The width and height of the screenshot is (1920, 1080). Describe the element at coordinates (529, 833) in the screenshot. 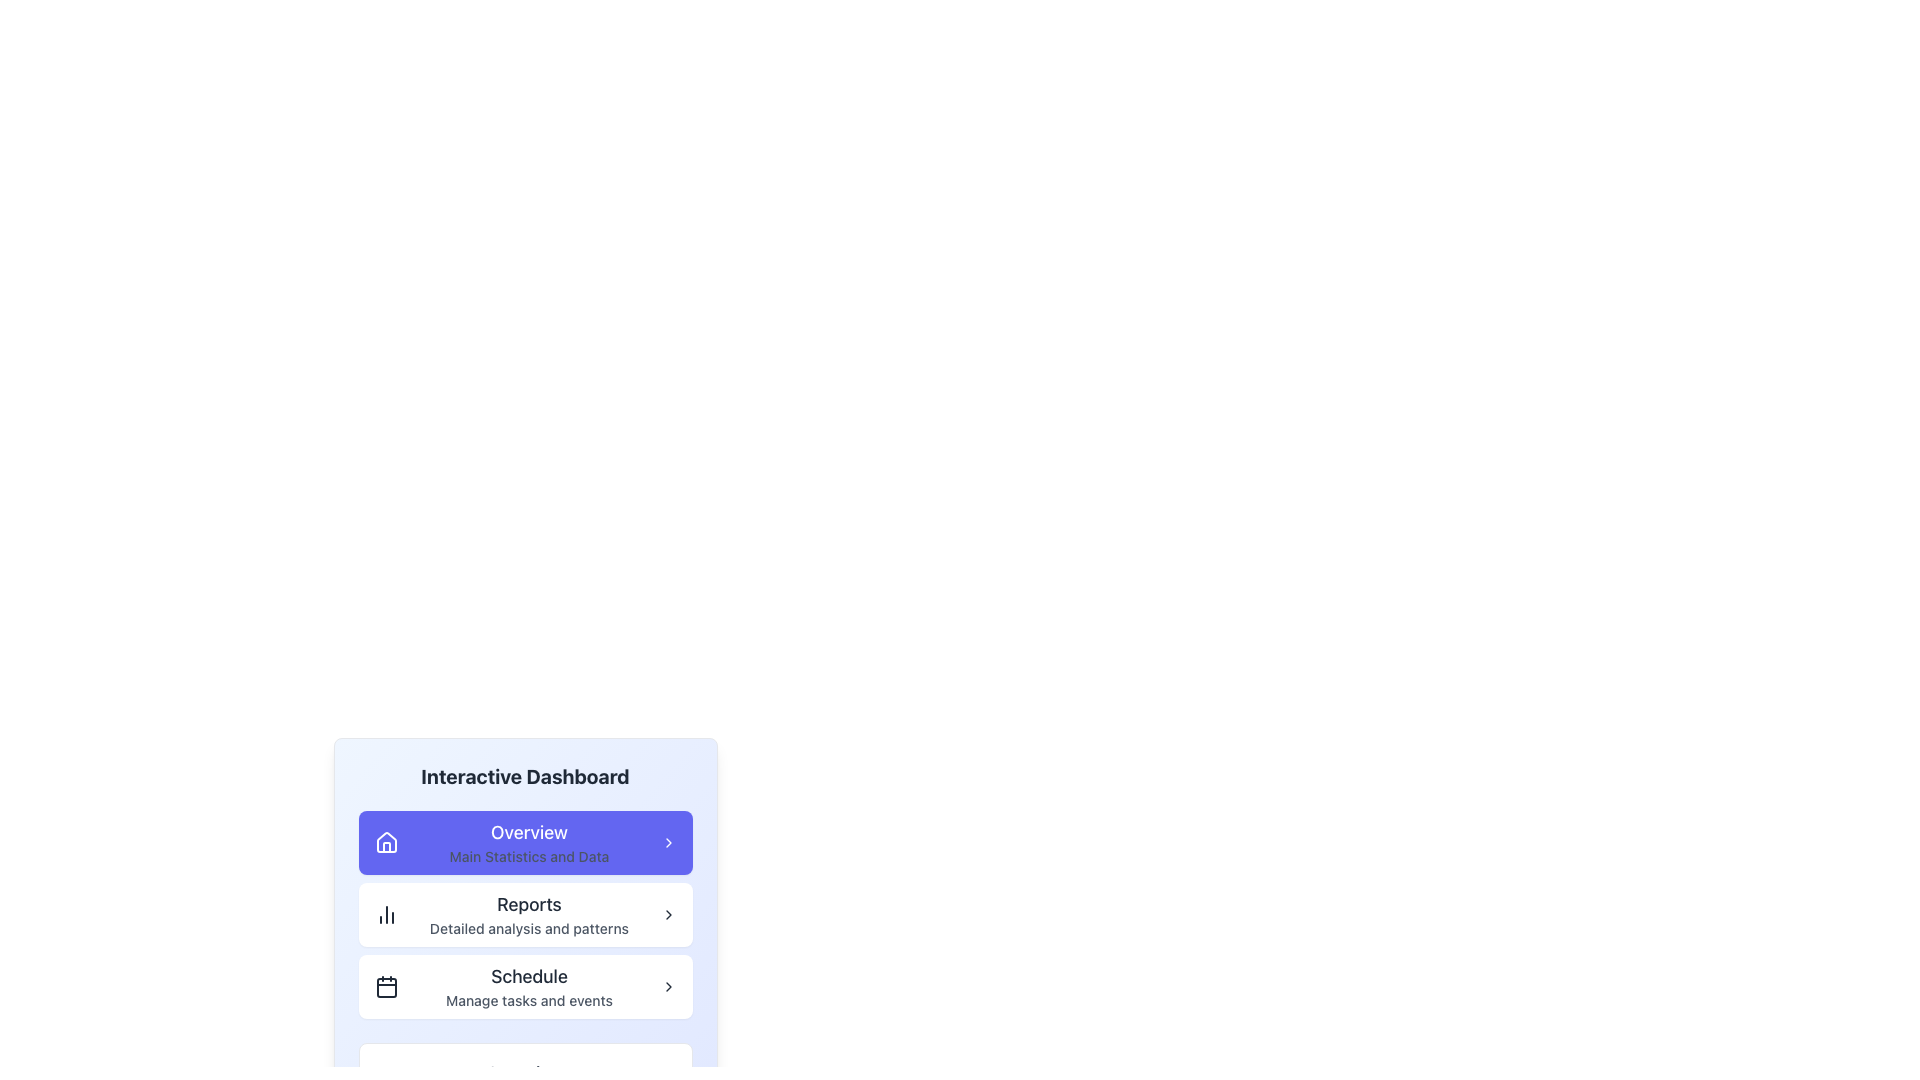

I see `the 'Overview' text label within the purple button located at the top of the navigation panel` at that location.